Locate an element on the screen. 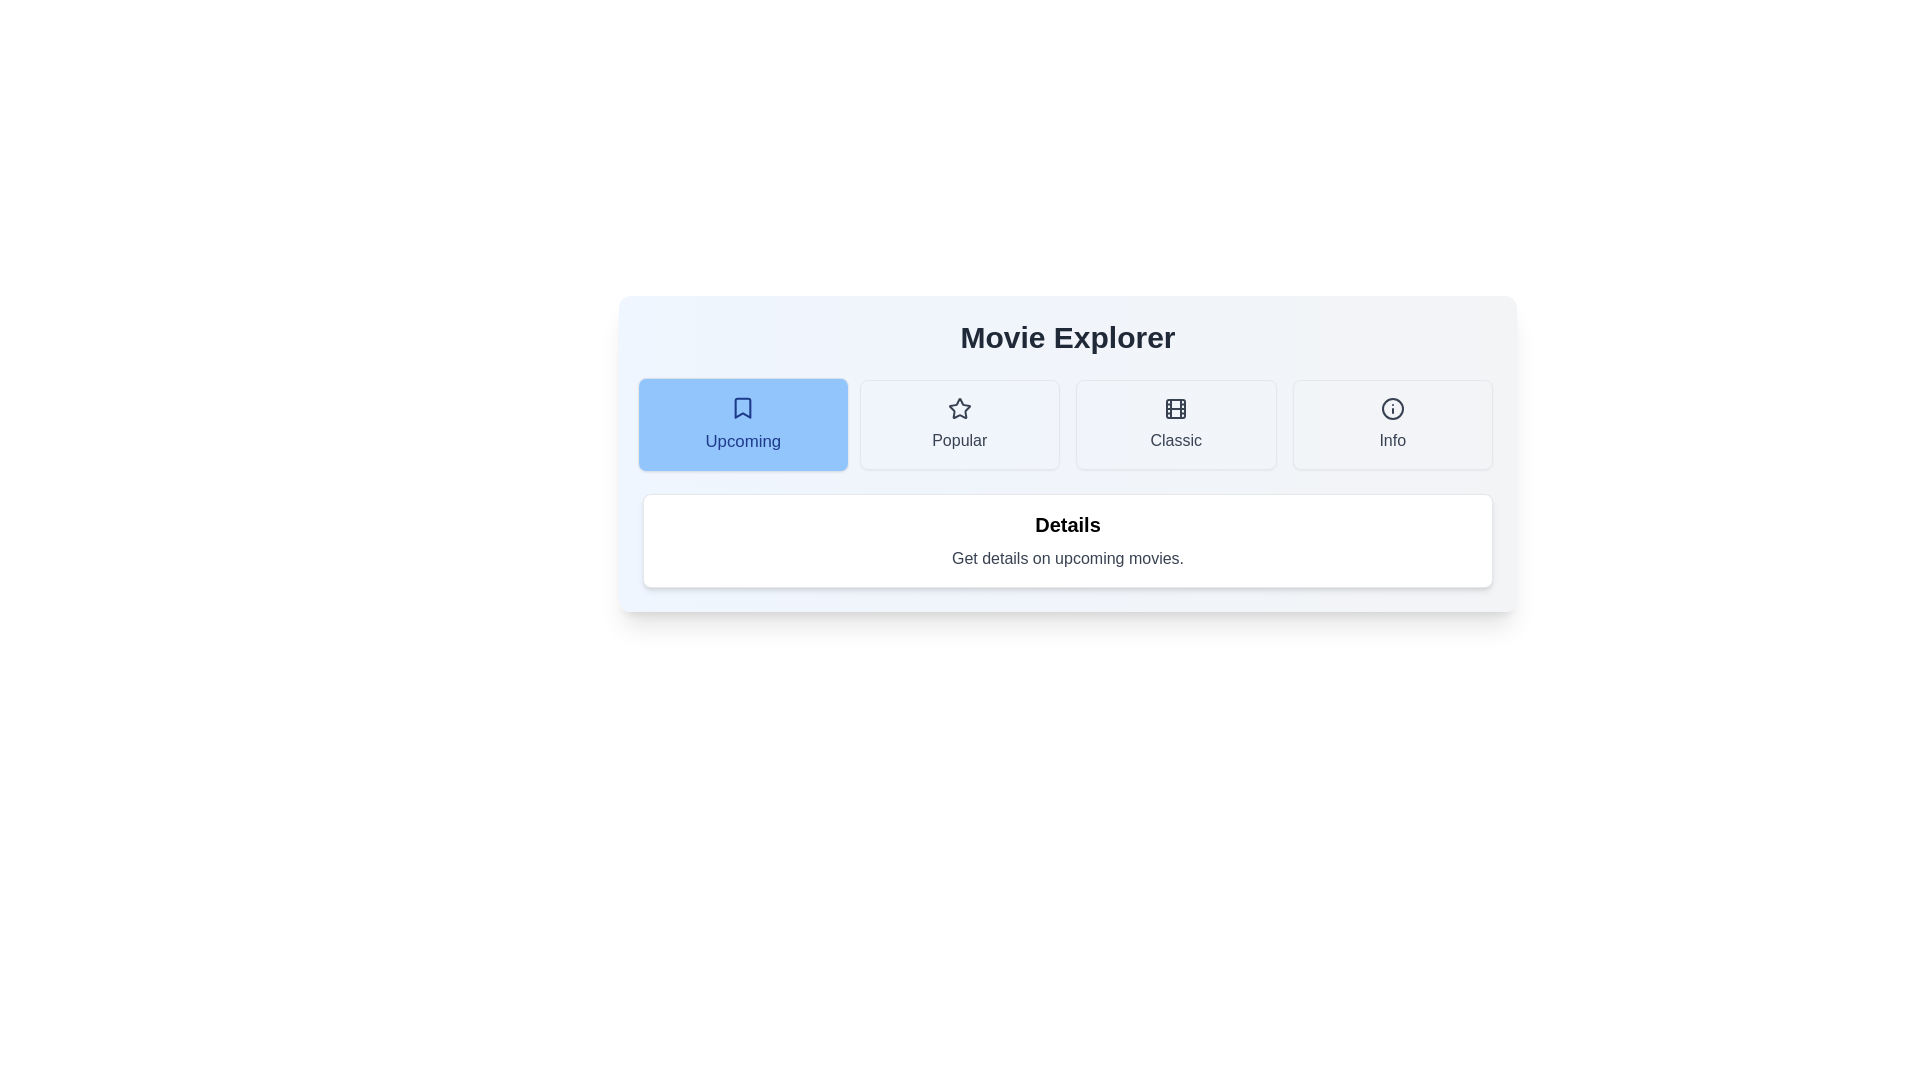  the text label that contains the word 'Classic', which is styled with a medium-weight font and is positioned below the film strip icon in the third position from the left under the 'Movie Explorer' heading is located at coordinates (1176, 439).